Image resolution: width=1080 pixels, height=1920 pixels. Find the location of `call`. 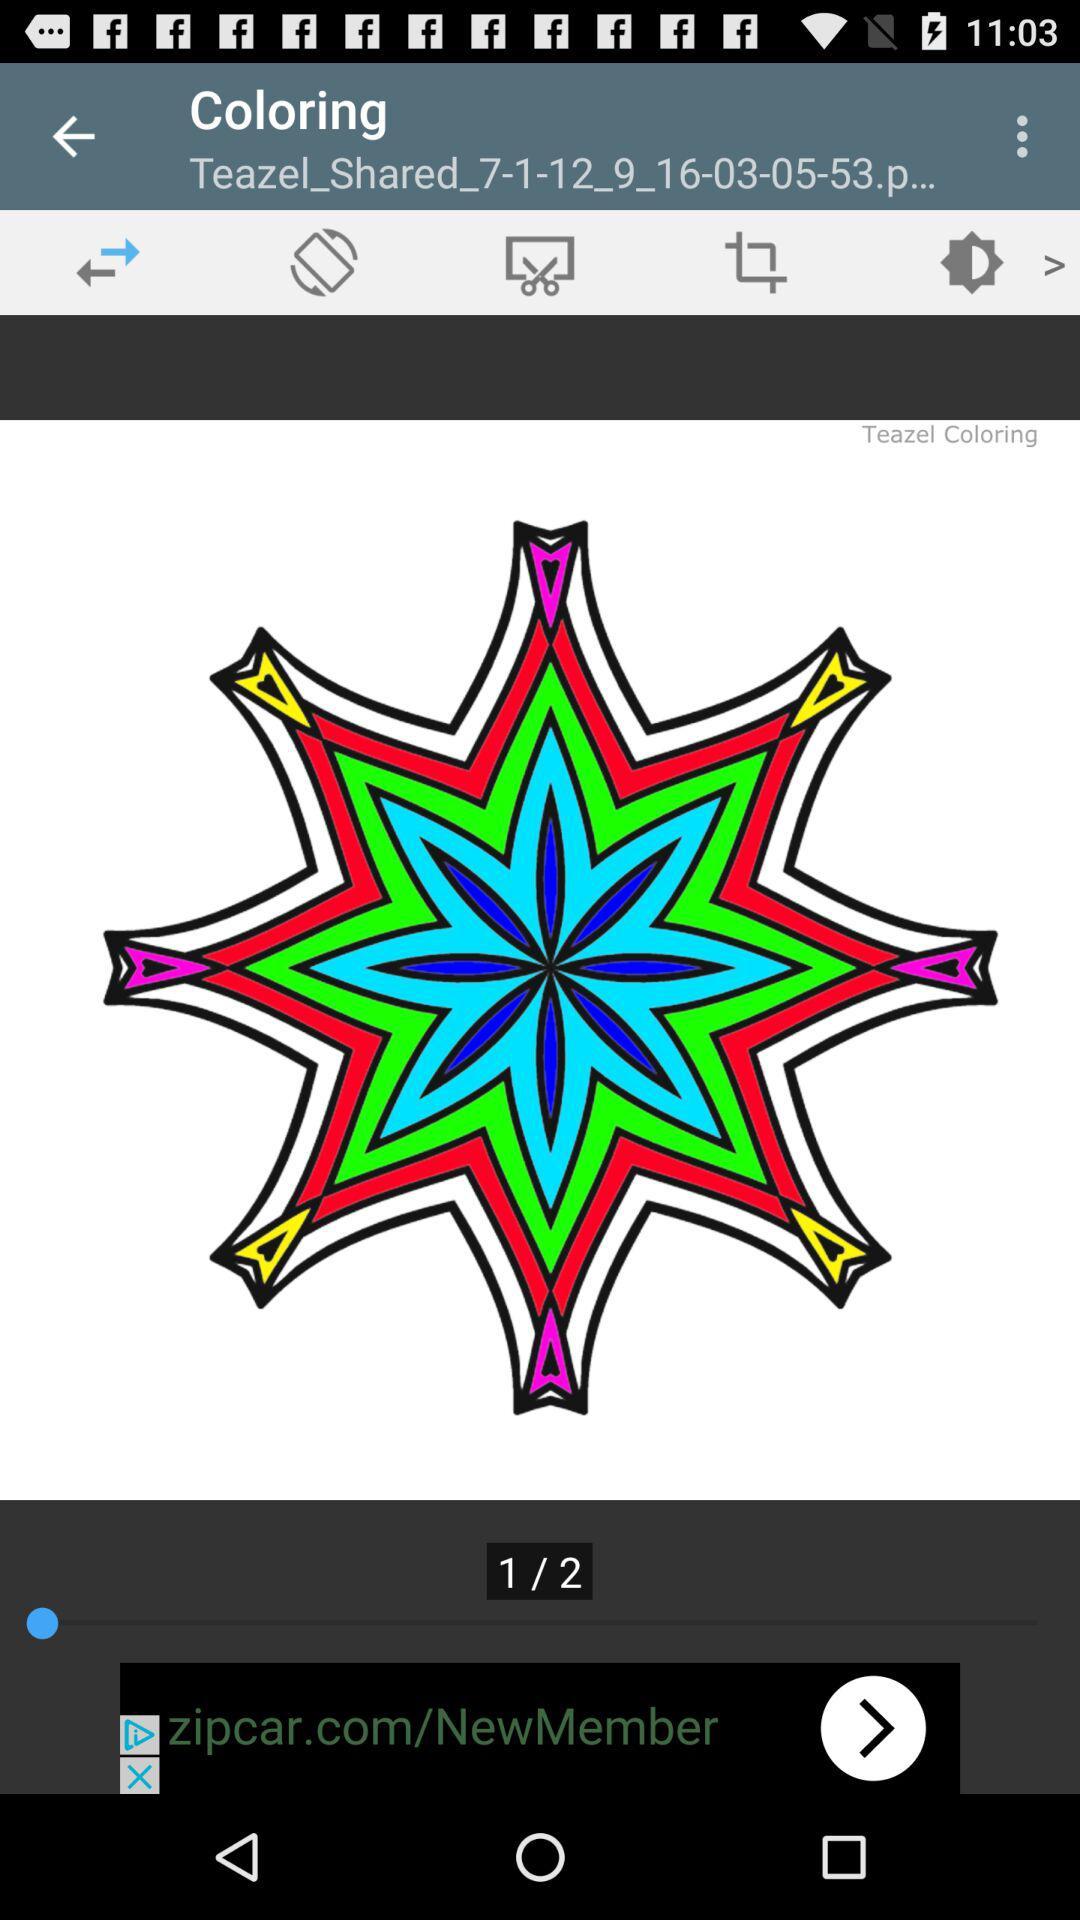

call is located at coordinates (323, 261).